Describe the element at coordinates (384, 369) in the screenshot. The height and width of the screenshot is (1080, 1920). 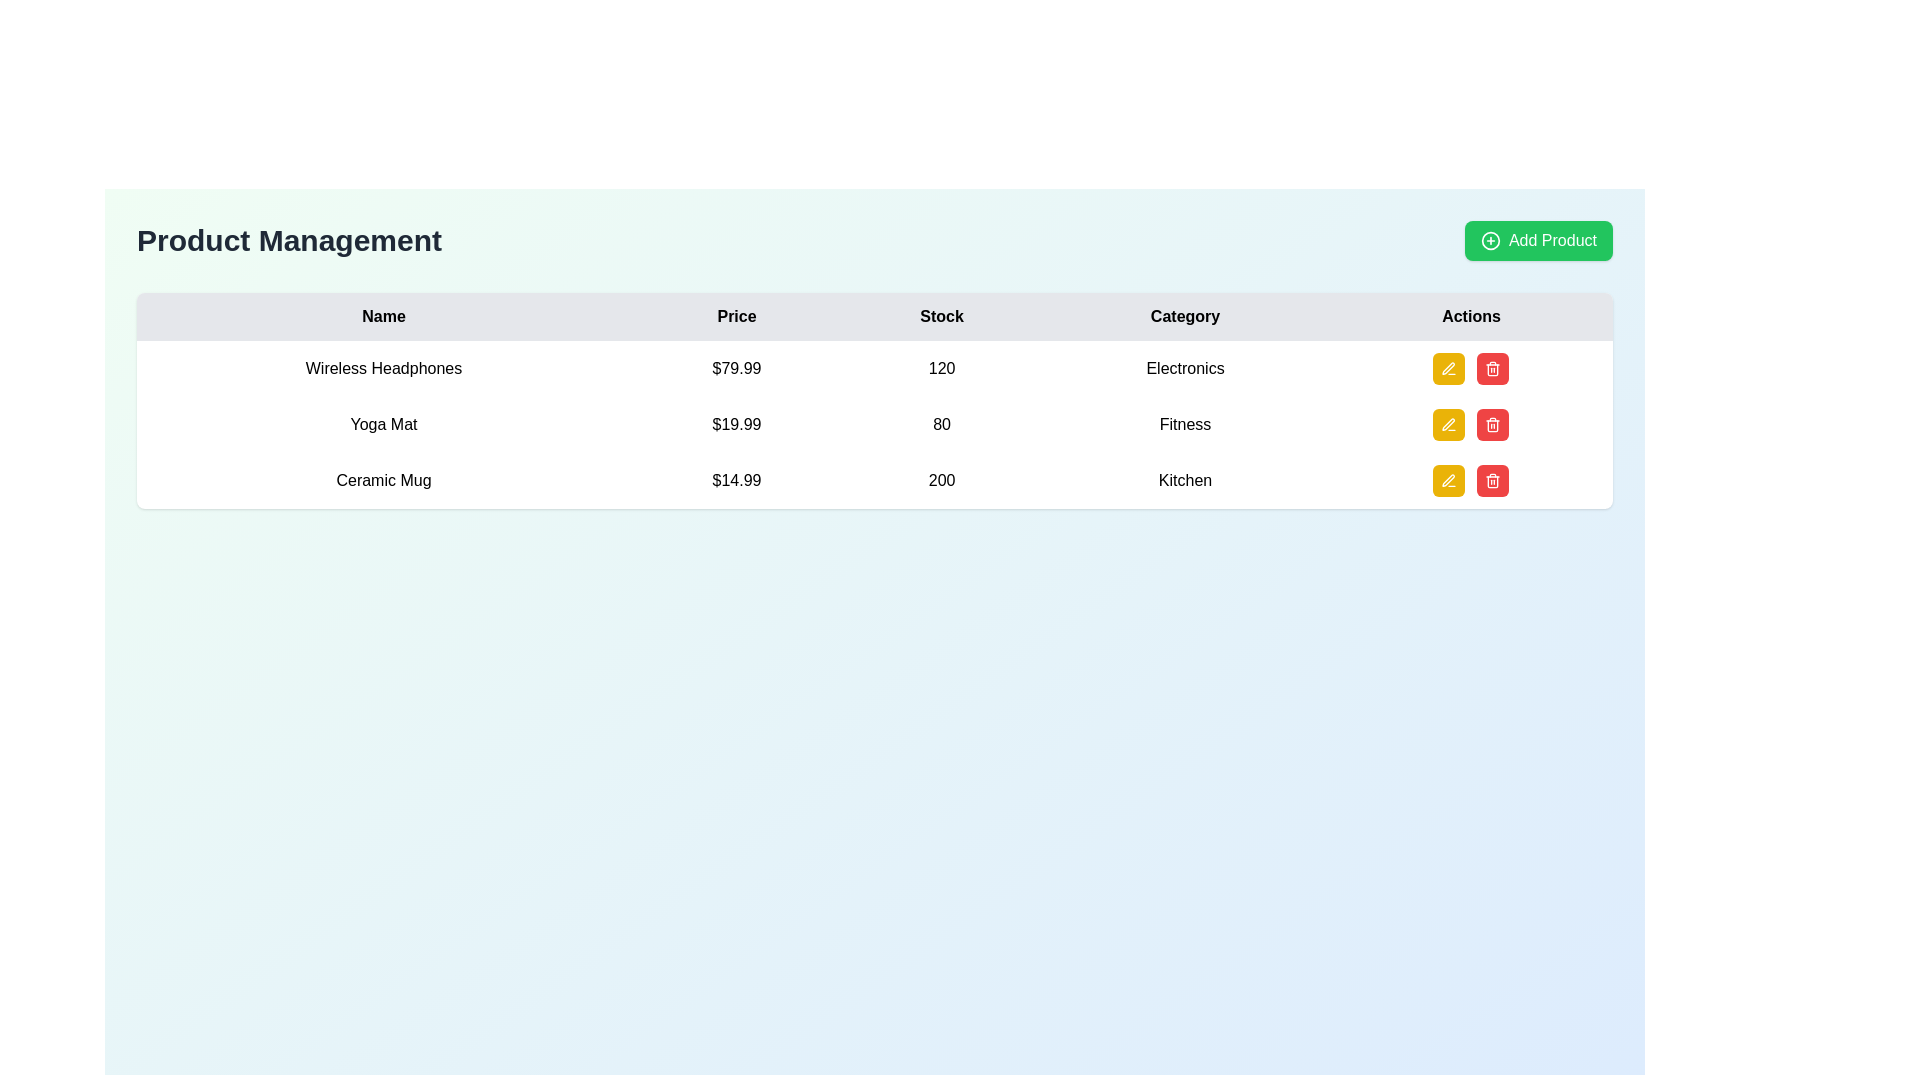
I see `the static text label displaying 'Wireless Headphones' located in the first column of the data table under the 'Name' header` at that location.